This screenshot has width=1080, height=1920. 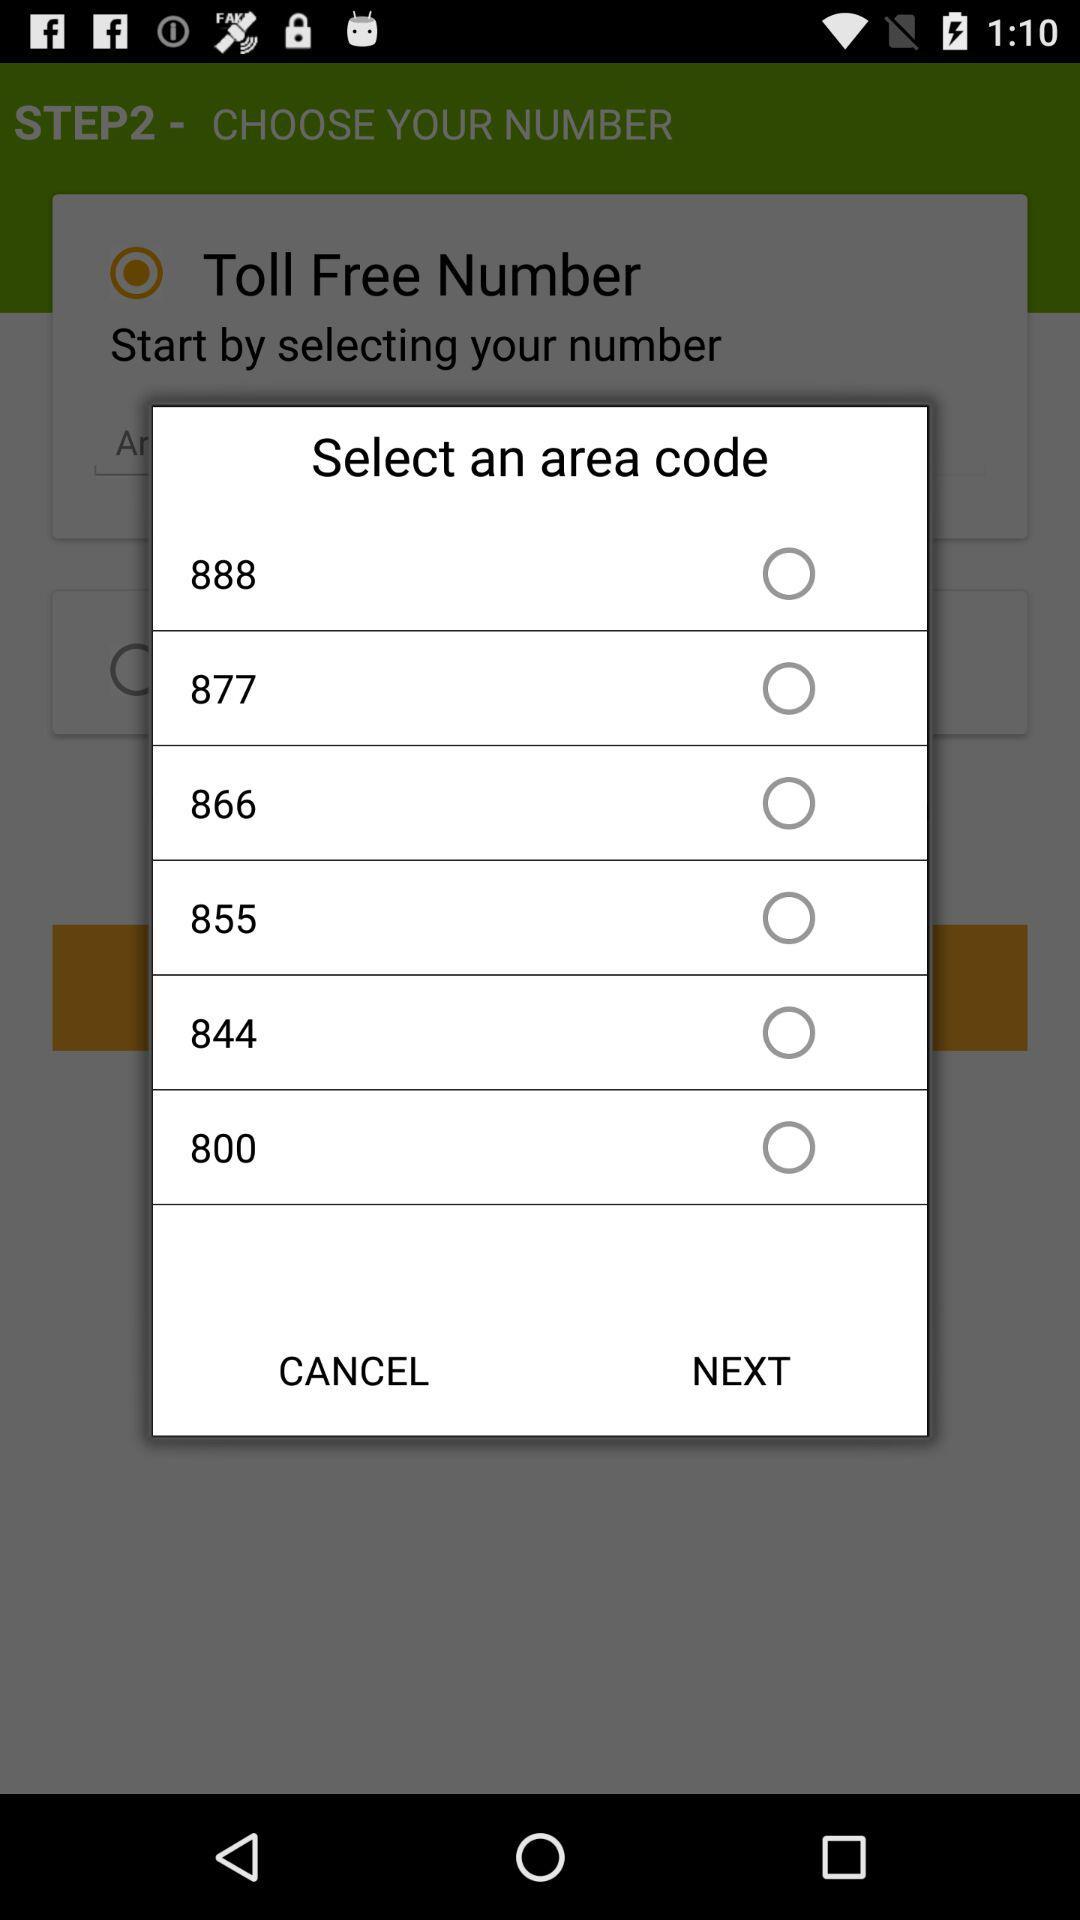 What do you see at coordinates (741, 1368) in the screenshot?
I see `the next item` at bounding box center [741, 1368].